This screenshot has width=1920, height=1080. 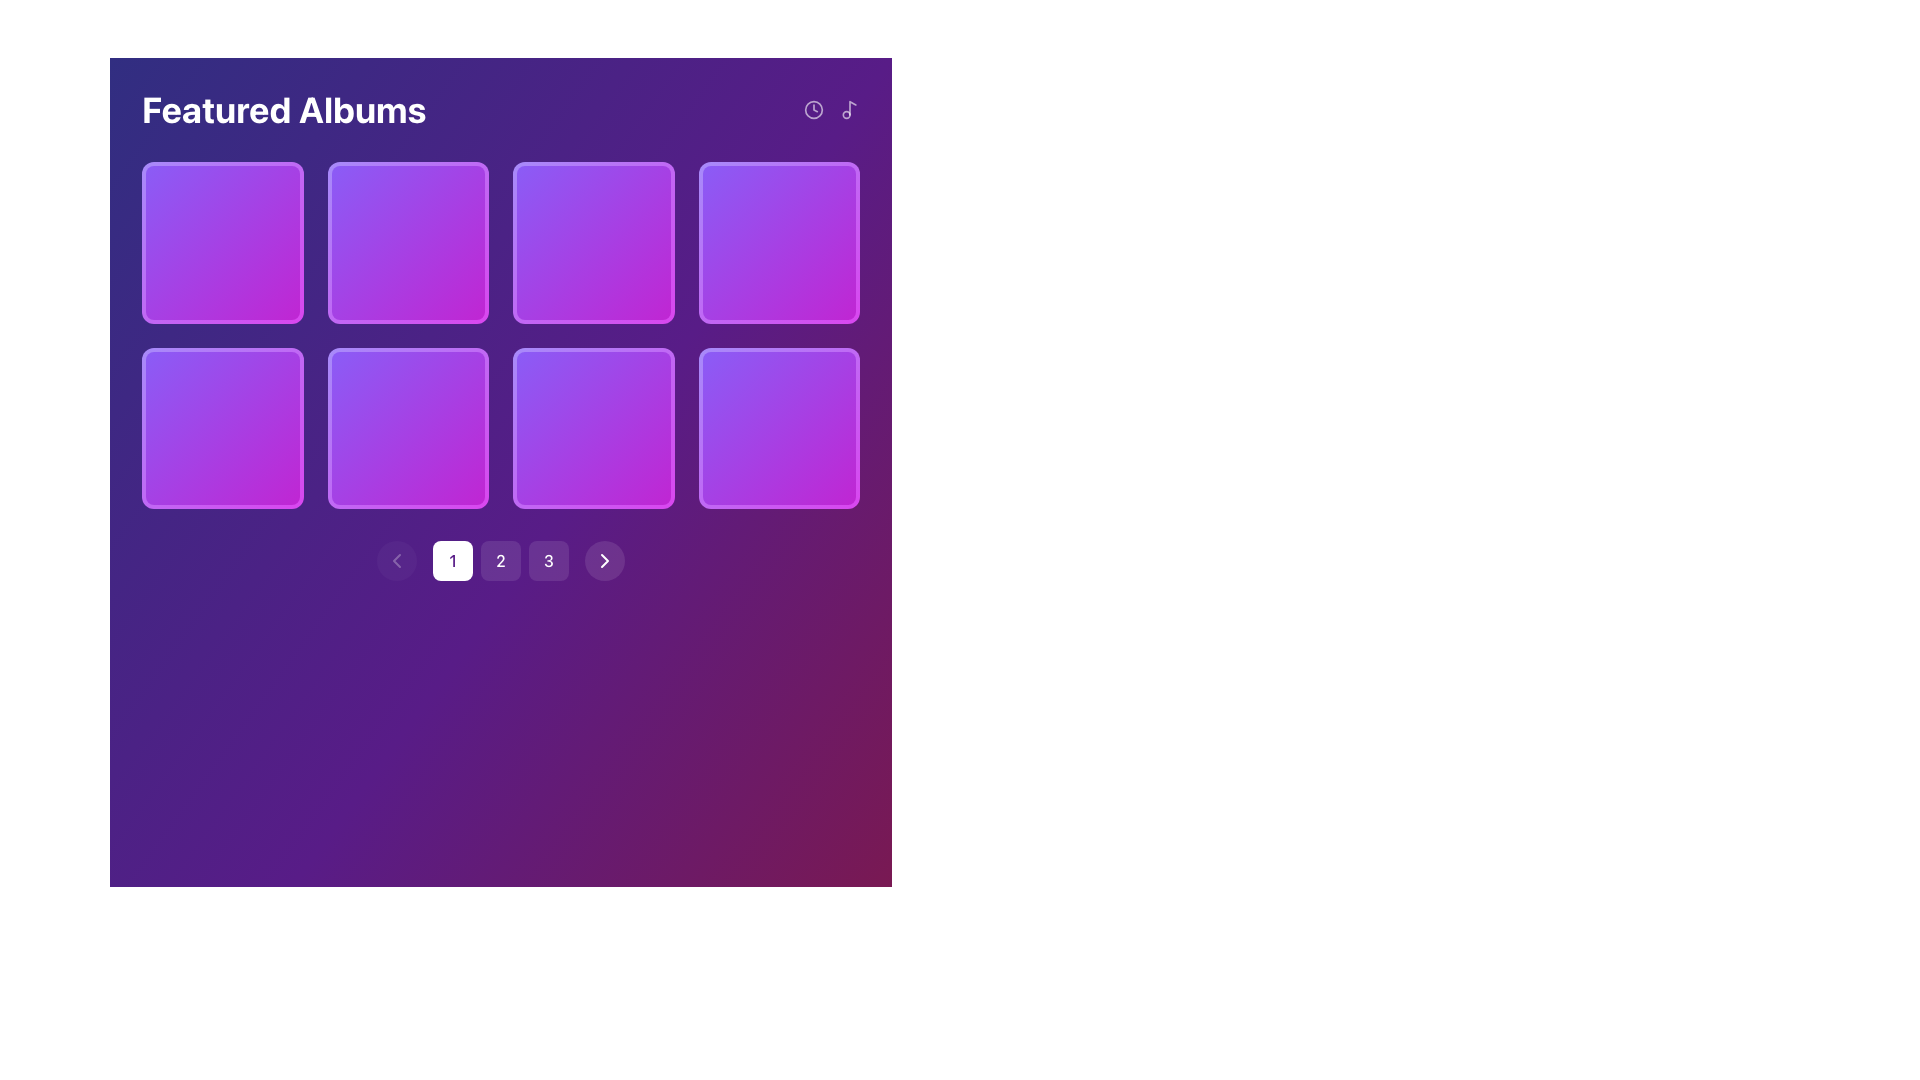 I want to click on the first card, so click(x=222, y=241).